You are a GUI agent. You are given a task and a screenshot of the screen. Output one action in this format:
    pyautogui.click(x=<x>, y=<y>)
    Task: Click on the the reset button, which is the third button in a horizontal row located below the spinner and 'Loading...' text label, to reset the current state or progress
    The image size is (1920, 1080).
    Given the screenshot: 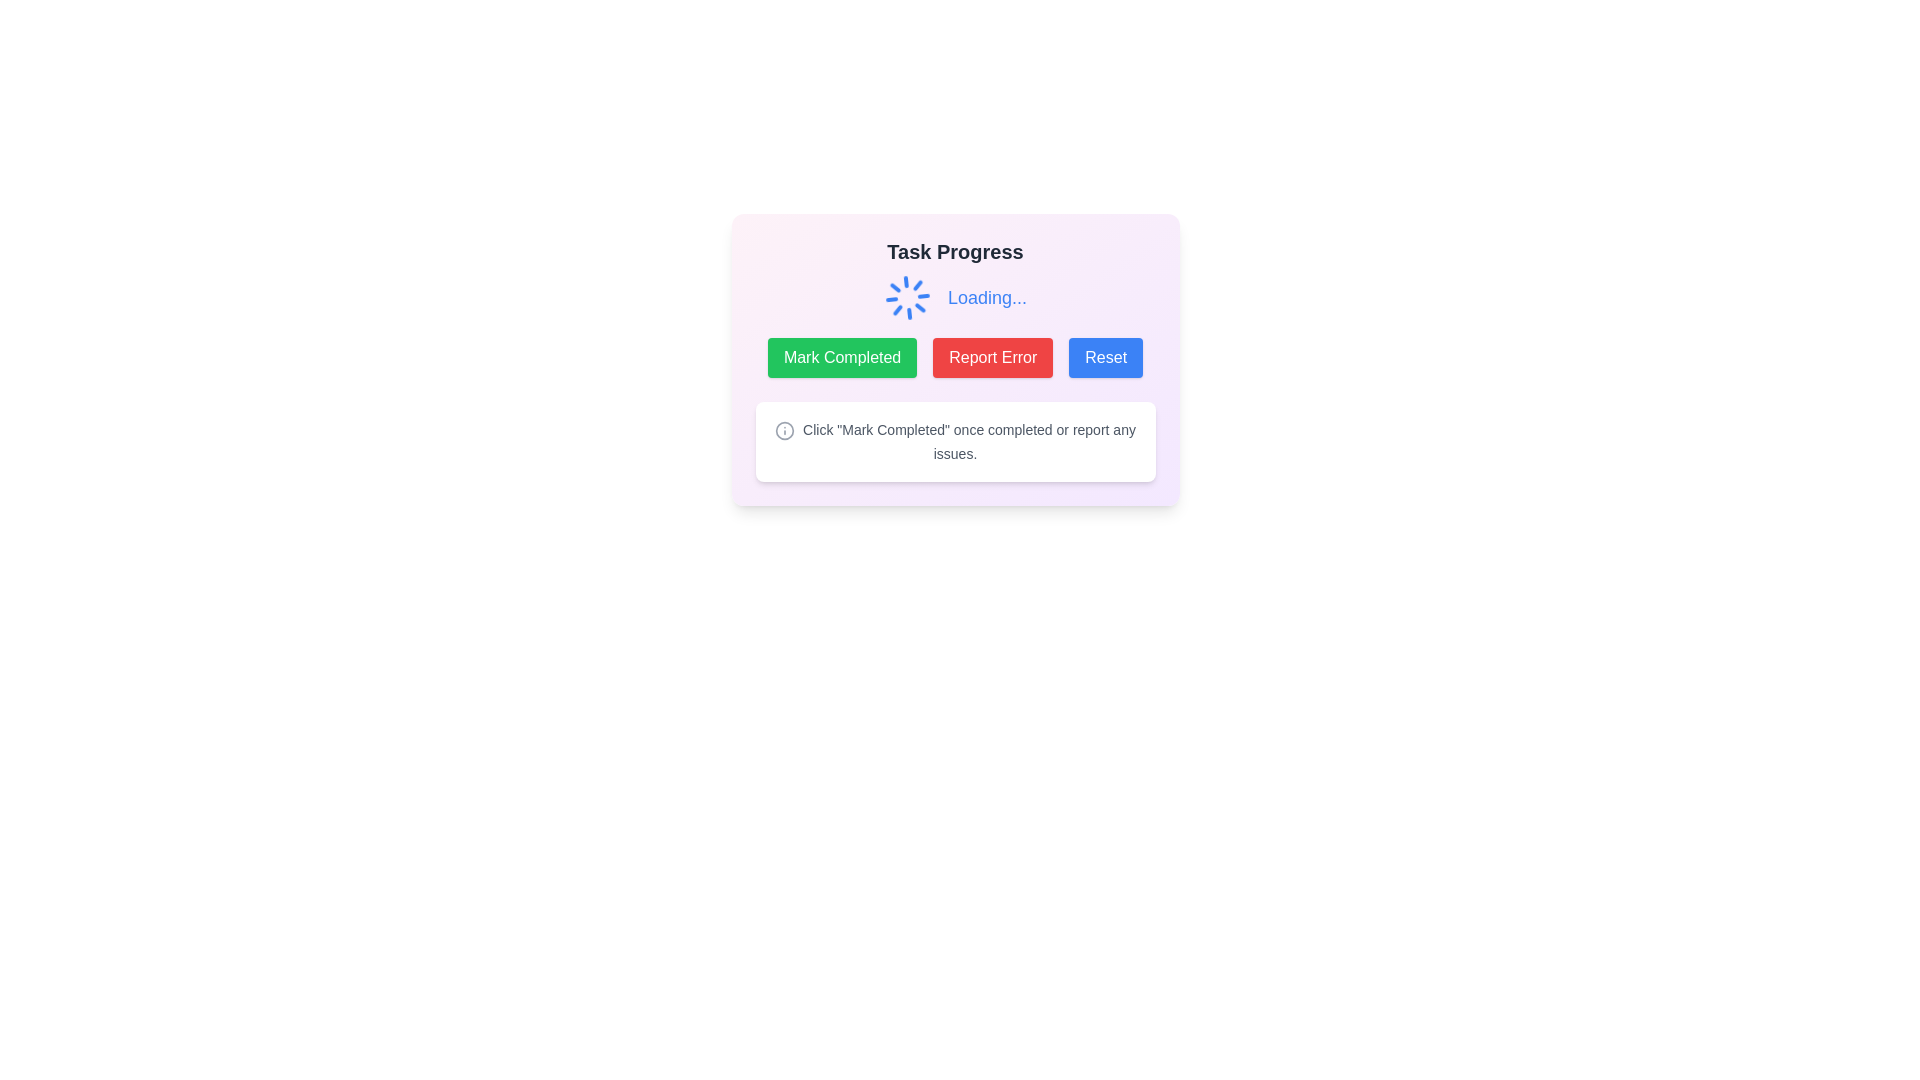 What is the action you would take?
    pyautogui.click(x=1105, y=357)
    